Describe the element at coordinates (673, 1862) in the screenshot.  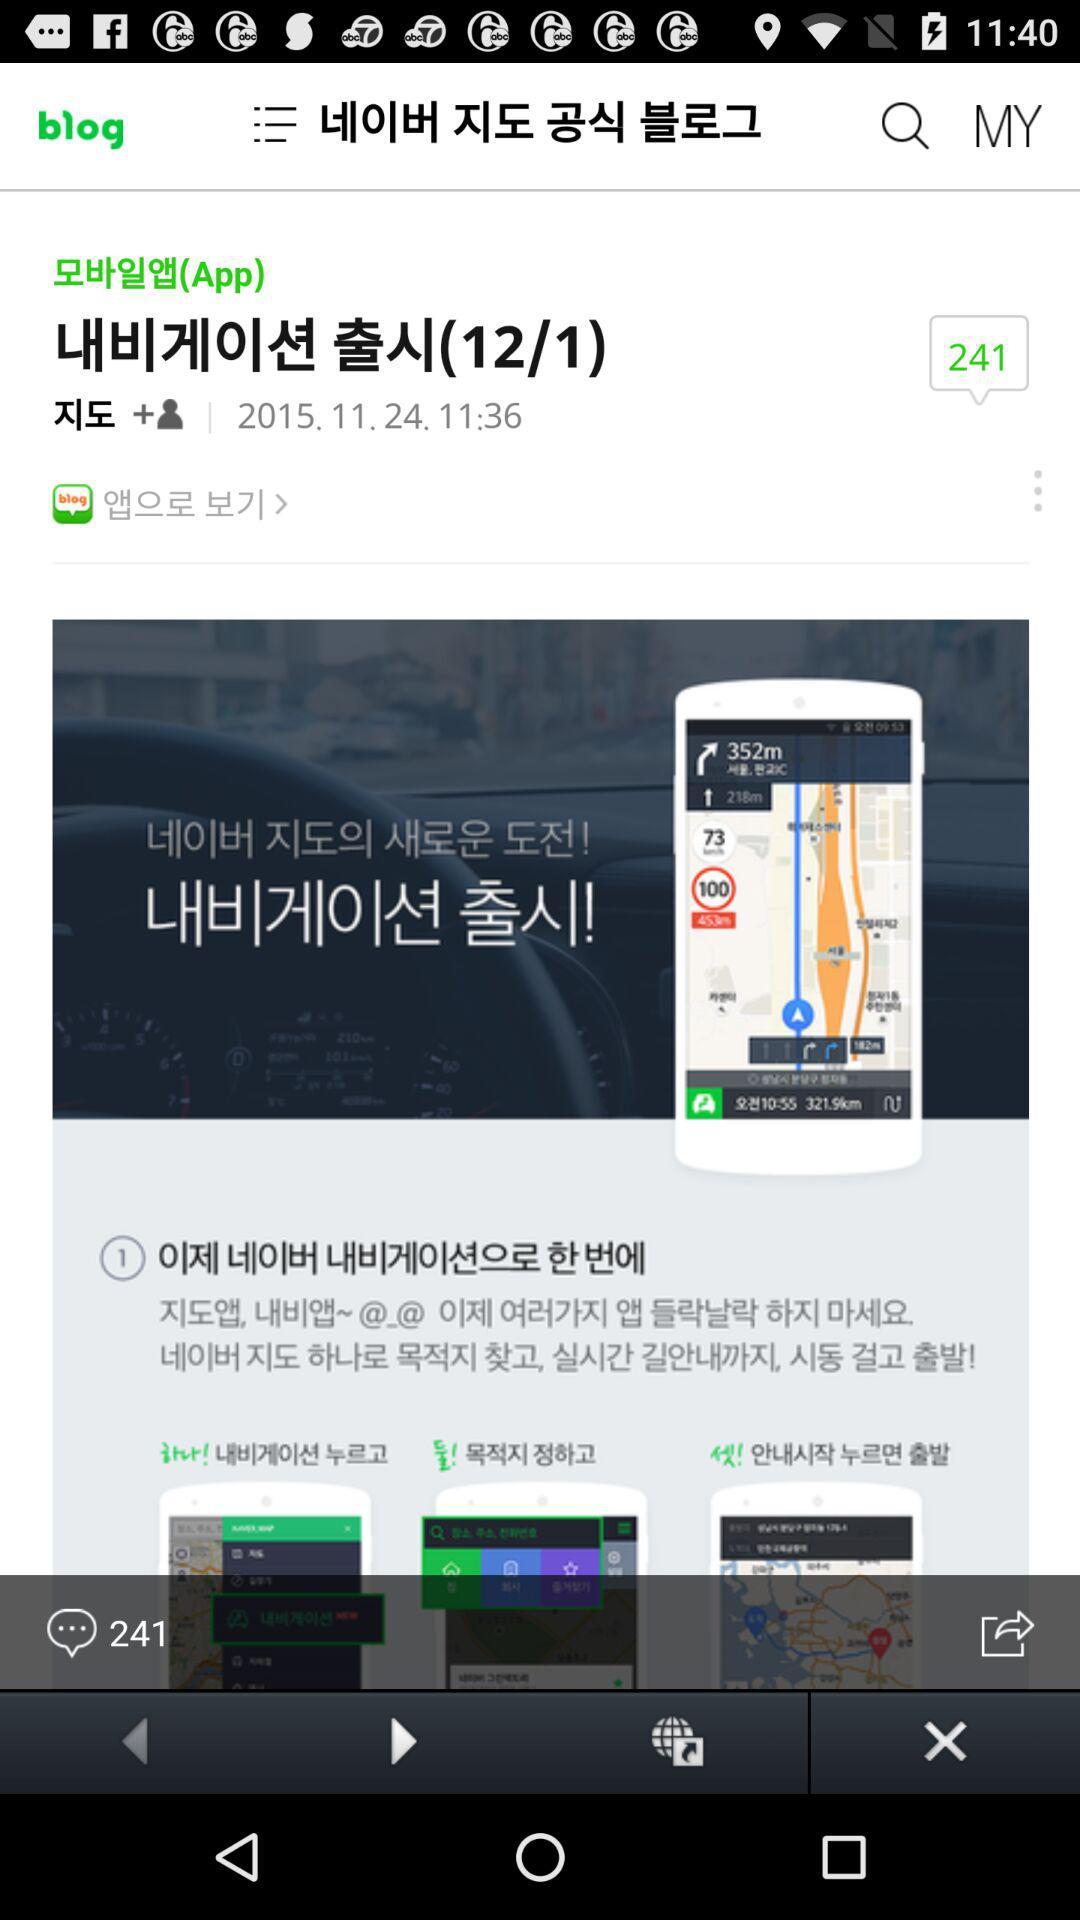
I see `the globe icon` at that location.